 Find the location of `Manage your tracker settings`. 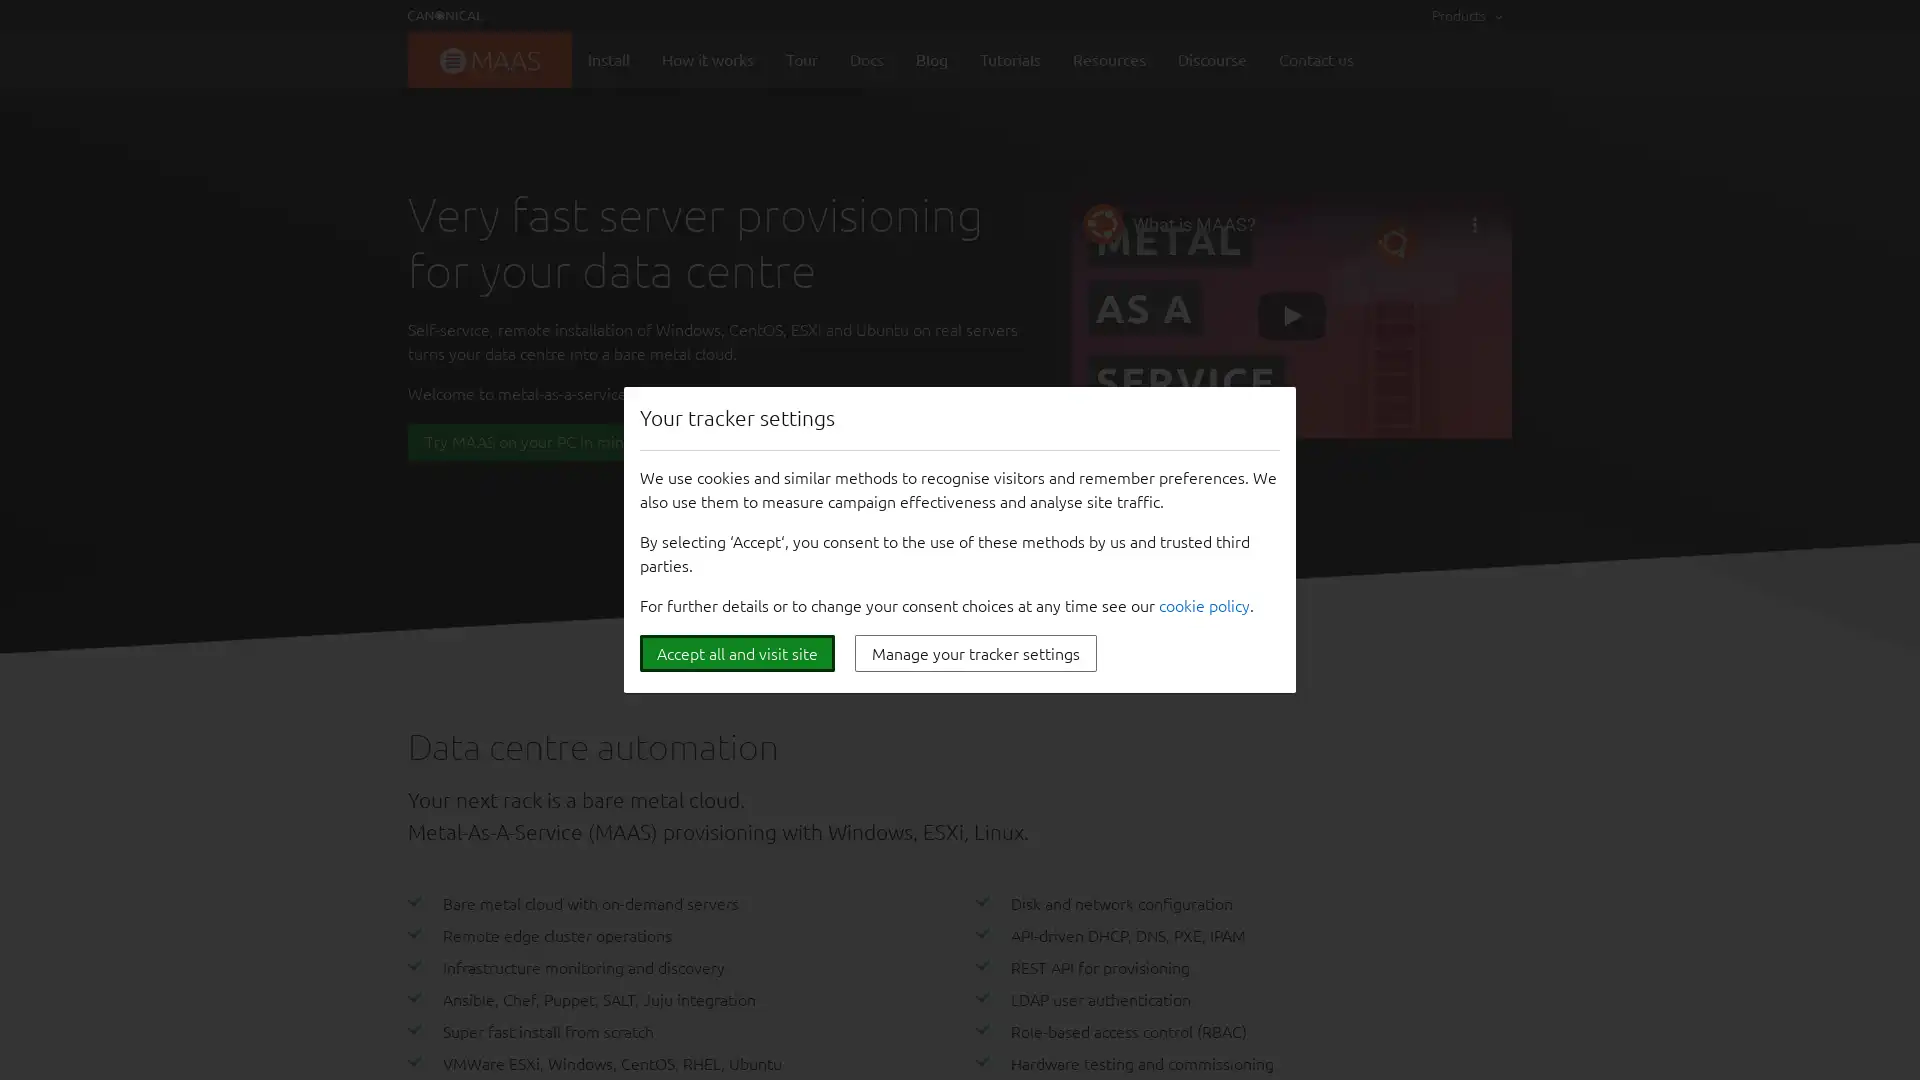

Manage your tracker settings is located at coordinates (975, 653).